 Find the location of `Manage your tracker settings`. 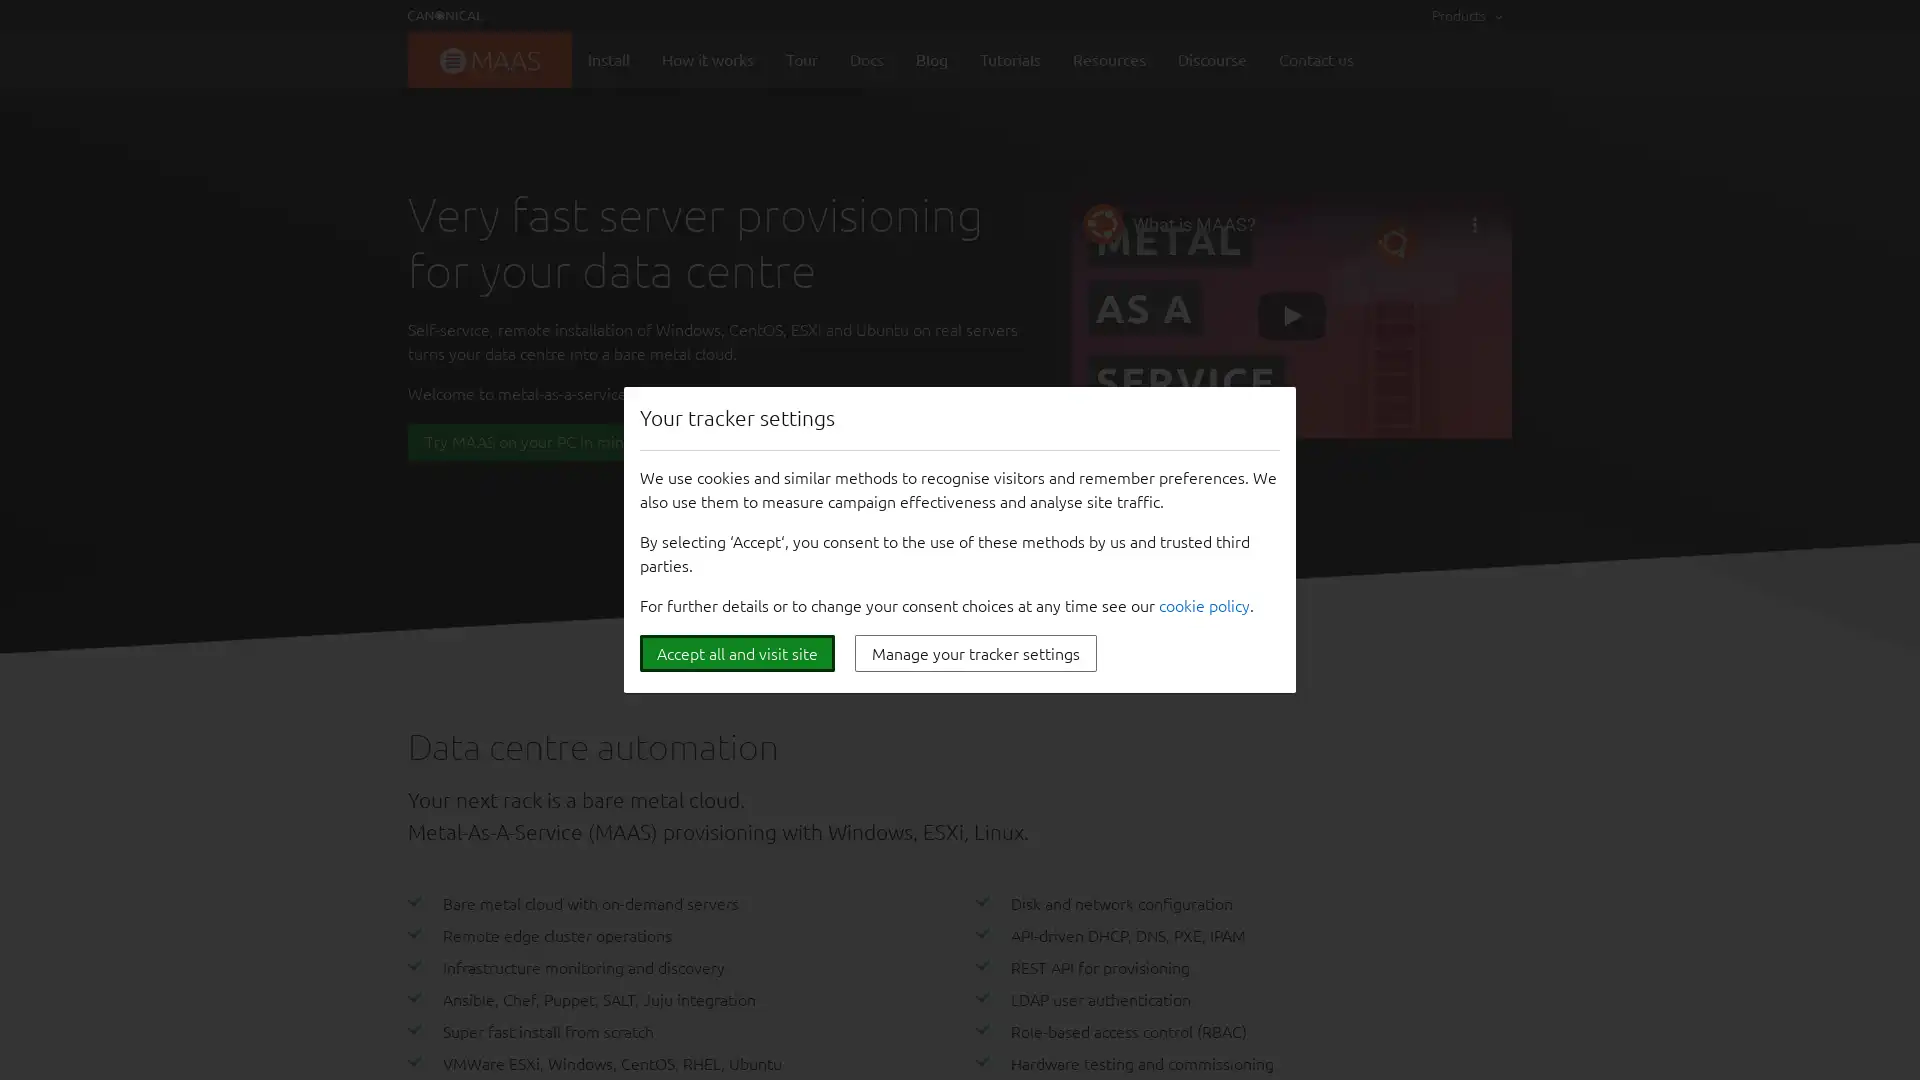

Manage your tracker settings is located at coordinates (975, 653).